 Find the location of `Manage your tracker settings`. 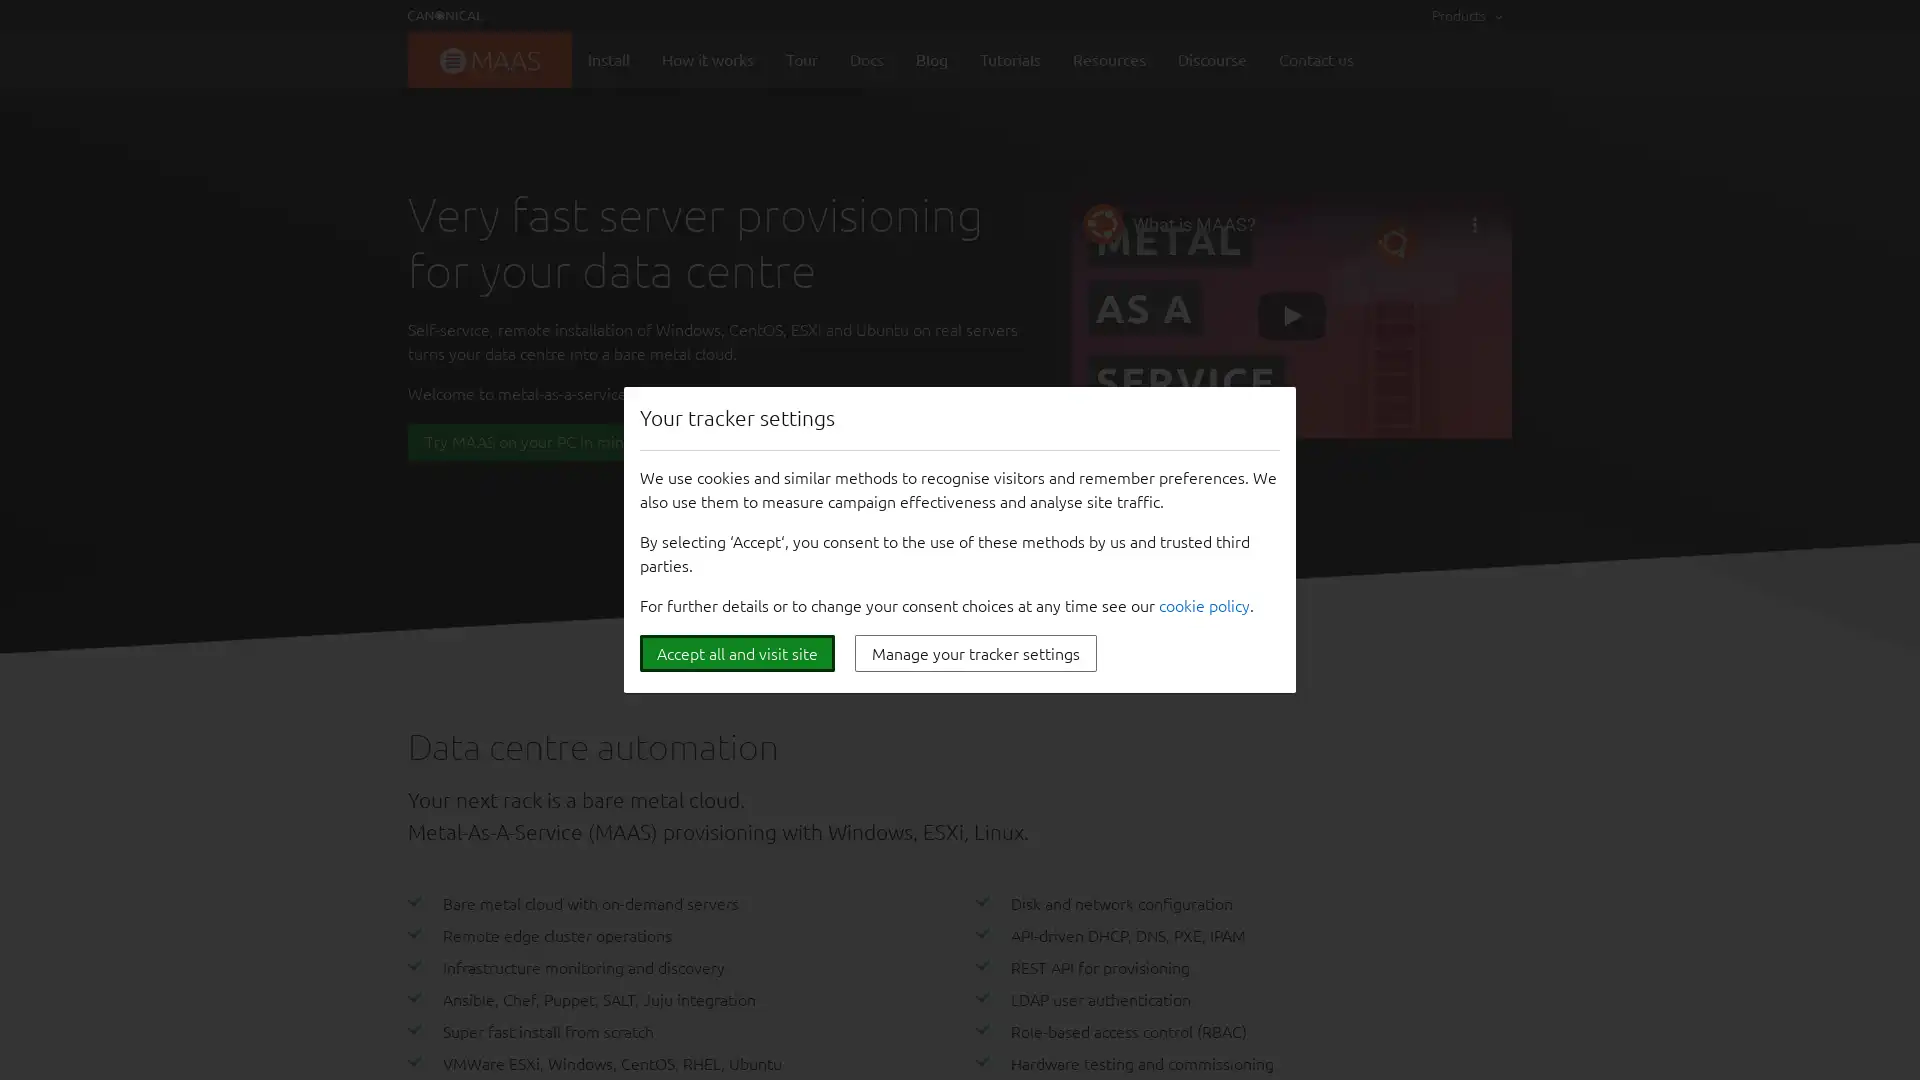

Manage your tracker settings is located at coordinates (975, 653).